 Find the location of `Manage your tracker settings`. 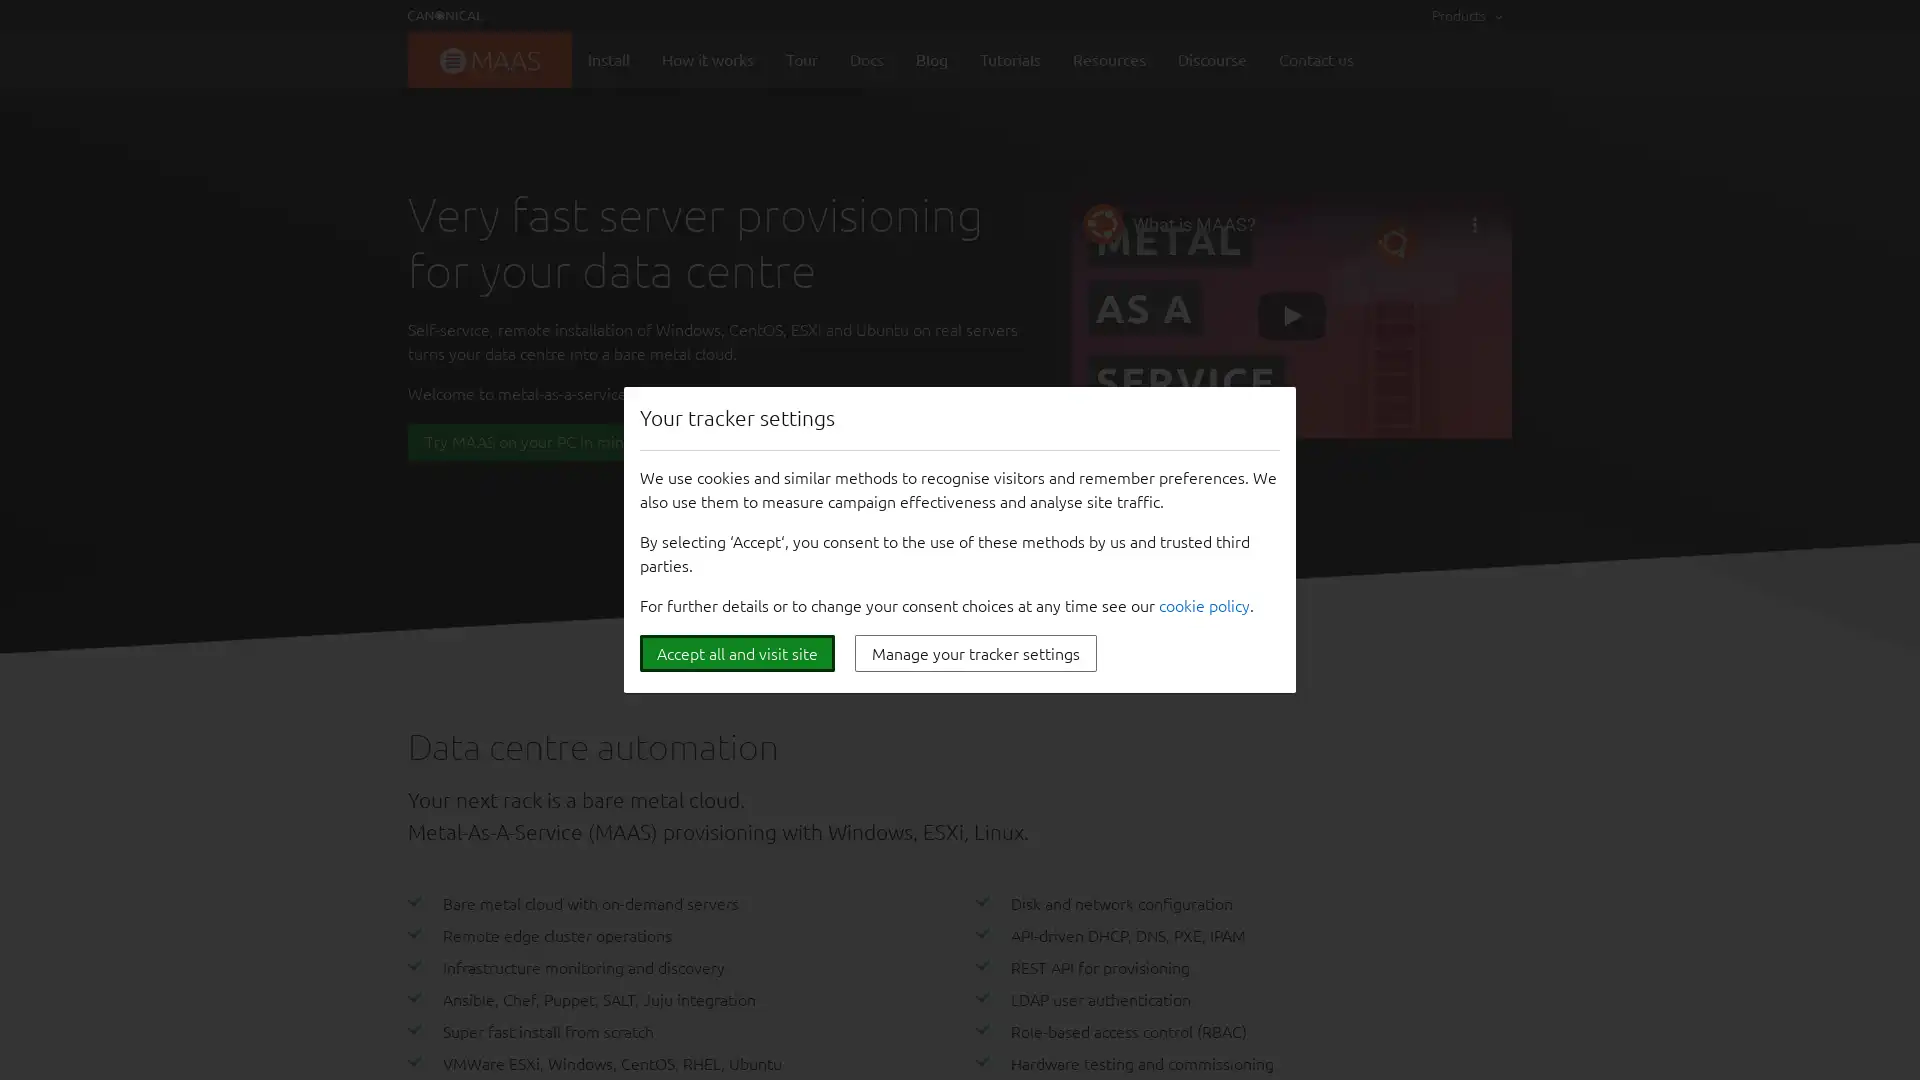

Manage your tracker settings is located at coordinates (975, 653).